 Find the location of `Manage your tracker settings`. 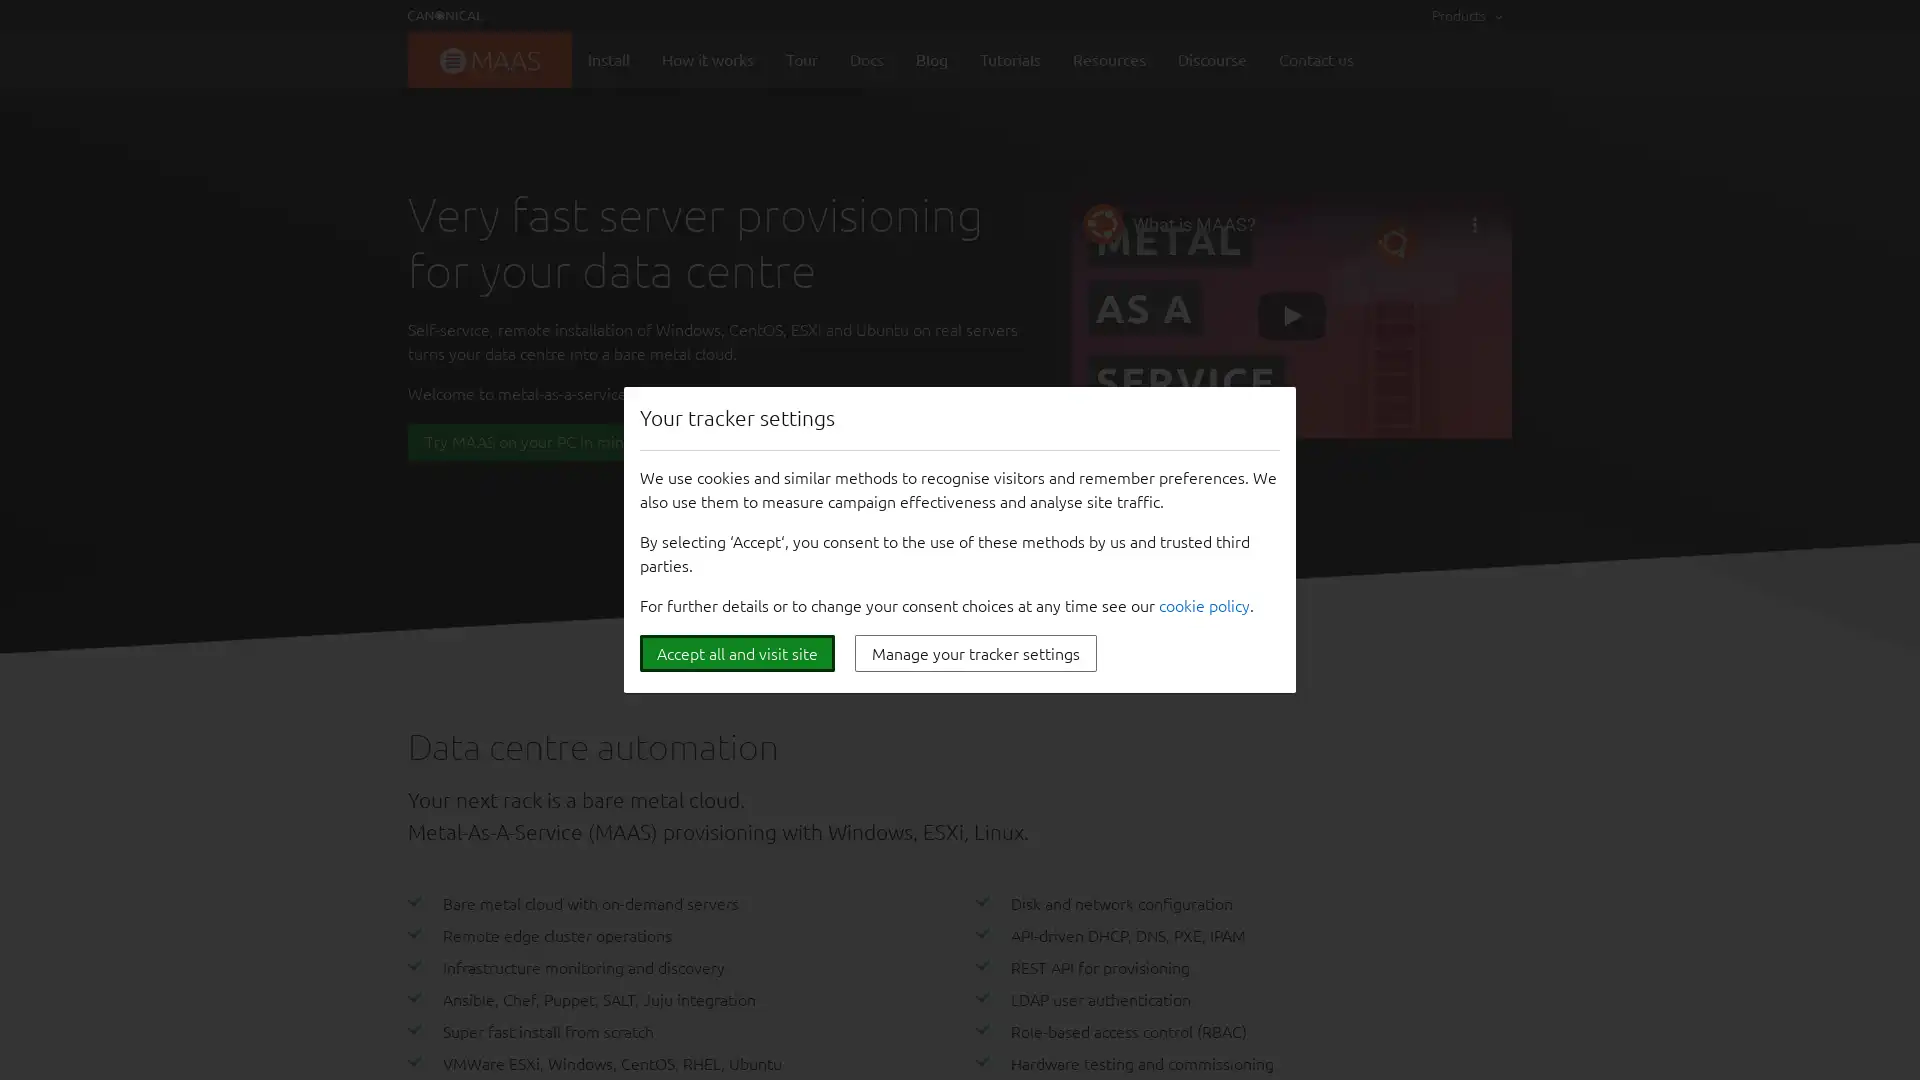

Manage your tracker settings is located at coordinates (975, 653).